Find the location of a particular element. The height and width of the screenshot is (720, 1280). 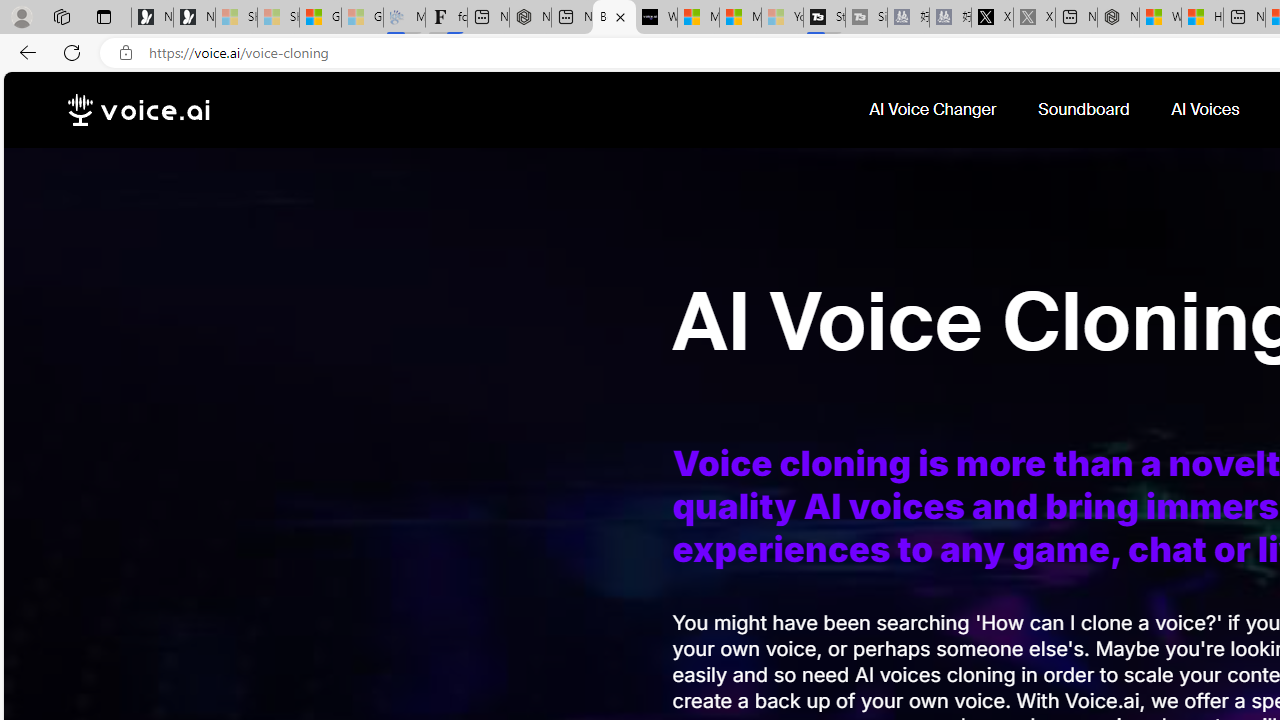

'Streaming Coverage | T3' is located at coordinates (824, 17).